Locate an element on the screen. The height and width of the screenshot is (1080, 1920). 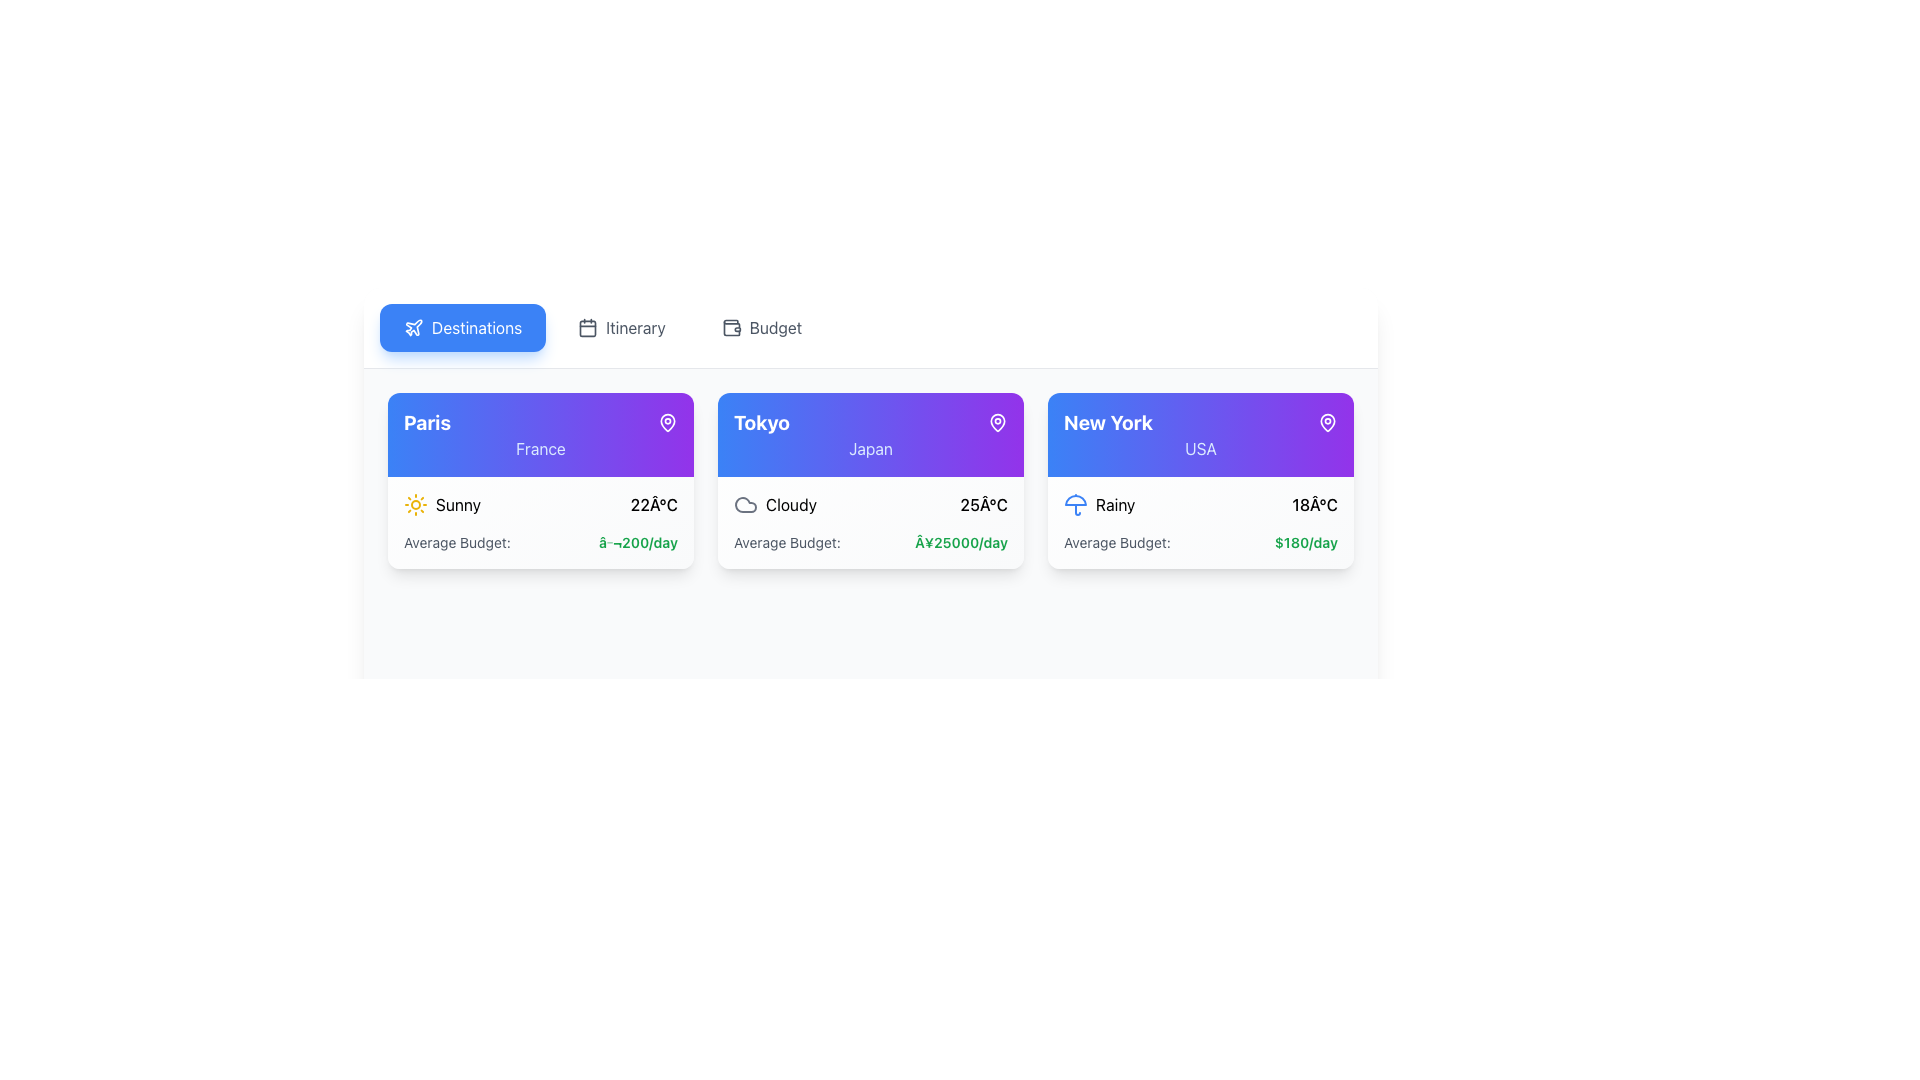
the text label indicating the average budget for the destination 'New York, USA', which is positioned left of the monetary value '$180/day' is located at coordinates (1116, 543).